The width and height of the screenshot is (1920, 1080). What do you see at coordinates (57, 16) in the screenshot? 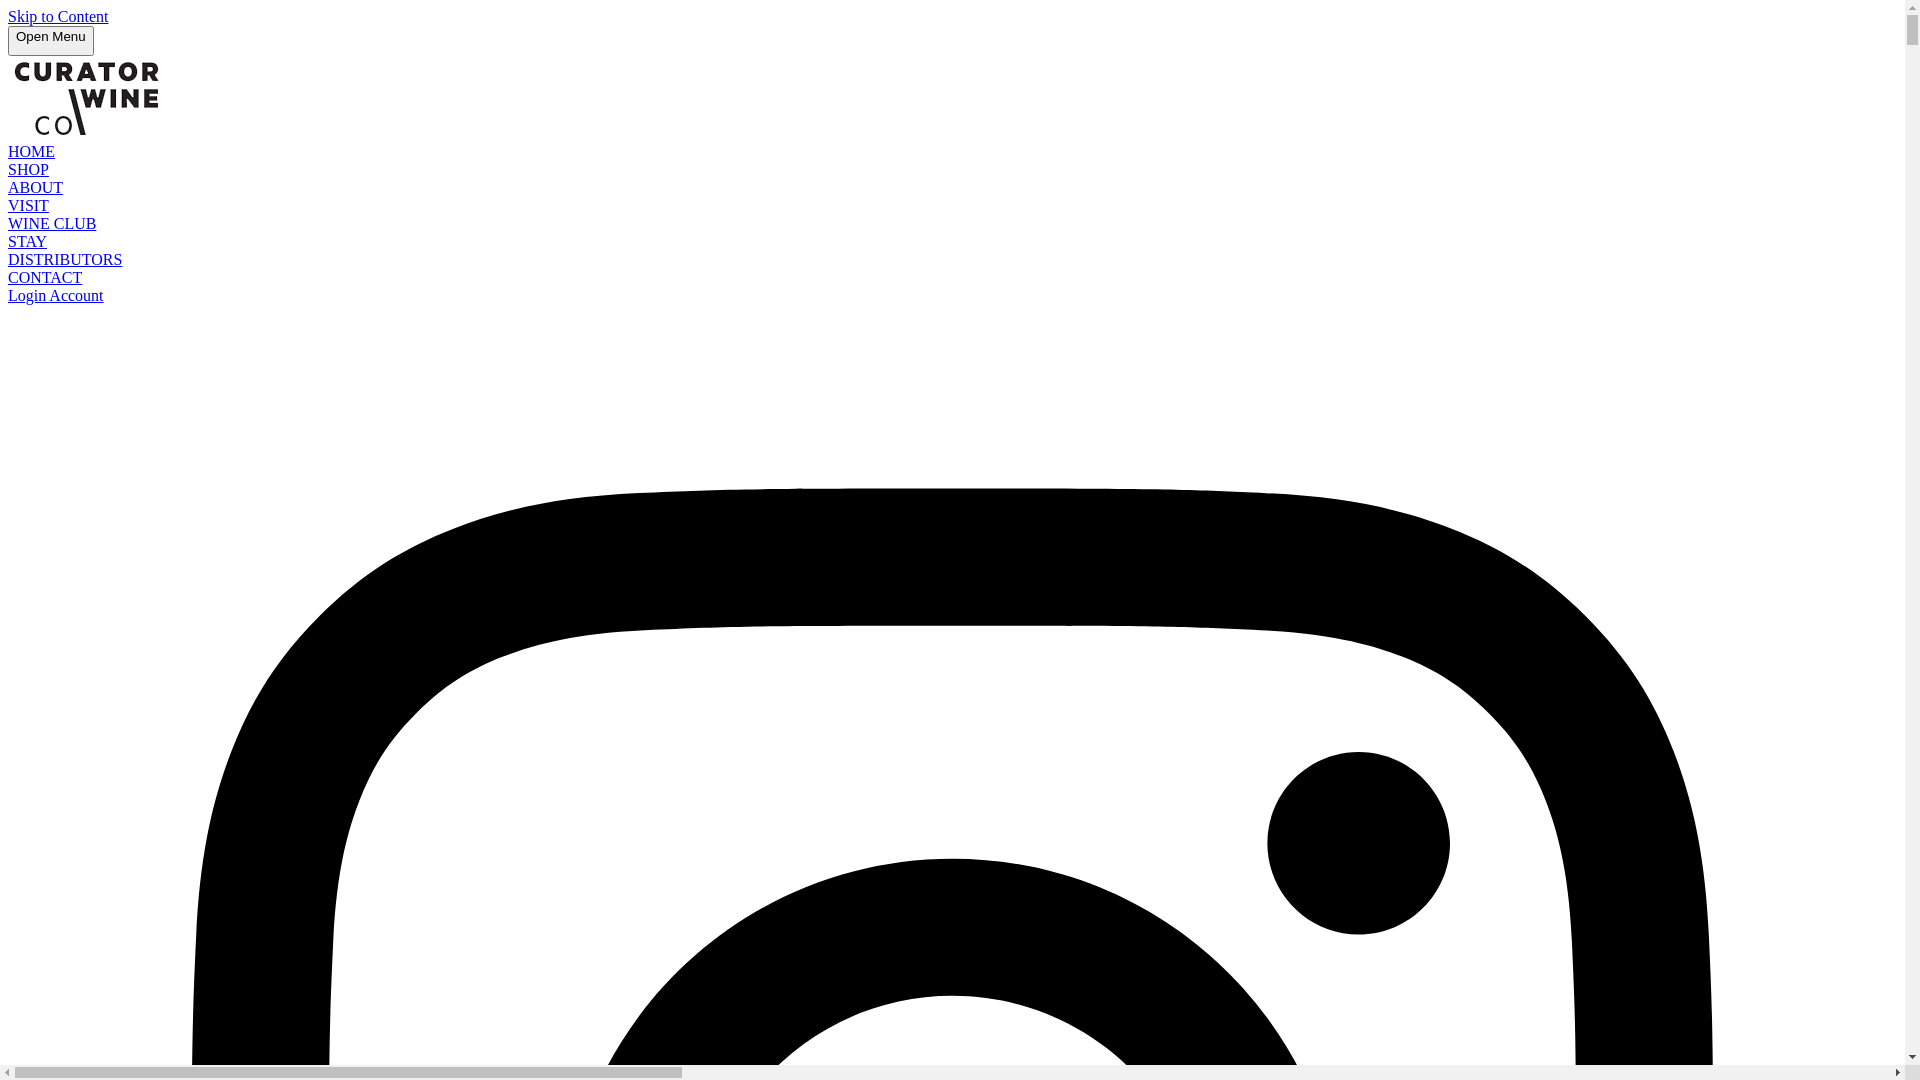
I see `'Skip to Content'` at bounding box center [57, 16].